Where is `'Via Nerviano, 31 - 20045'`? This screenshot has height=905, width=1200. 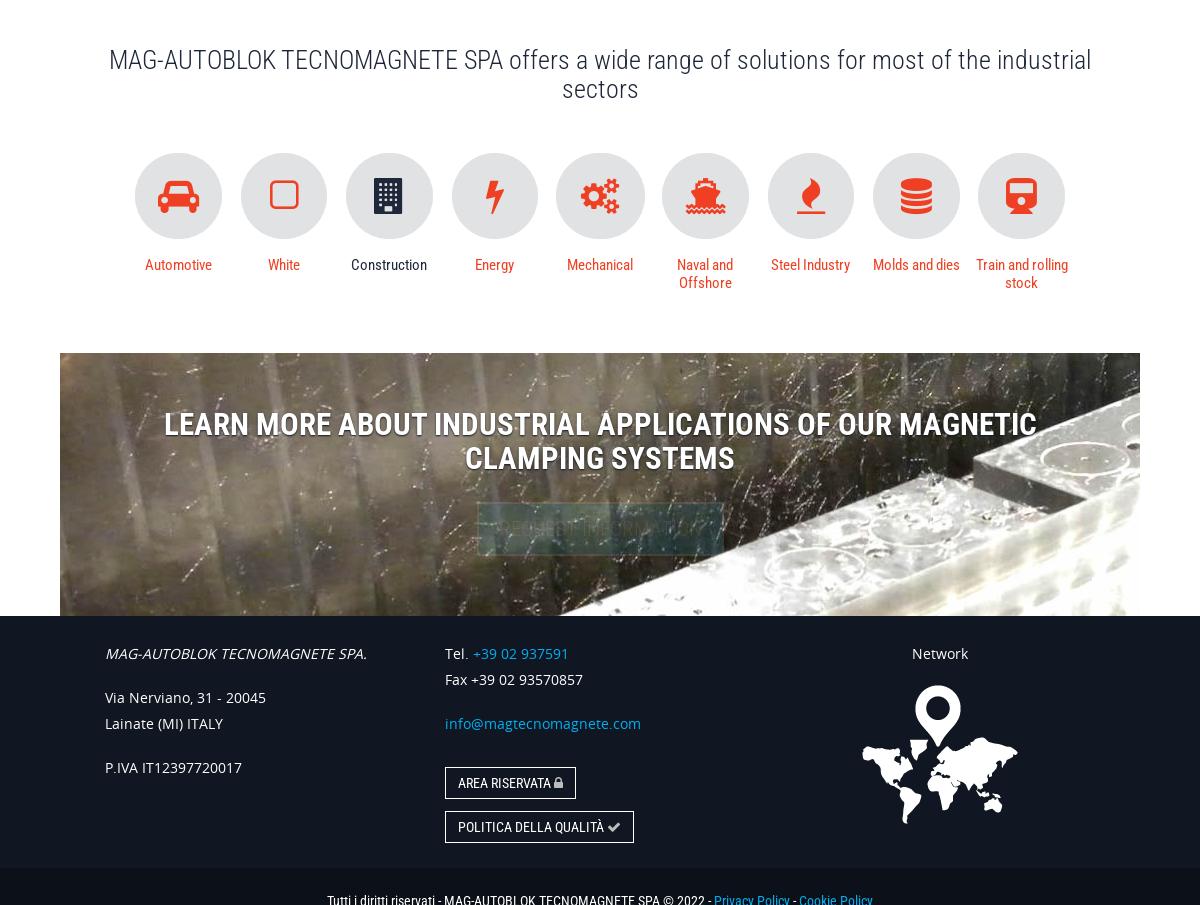
'Via Nerviano, 31 - 20045' is located at coordinates (184, 696).